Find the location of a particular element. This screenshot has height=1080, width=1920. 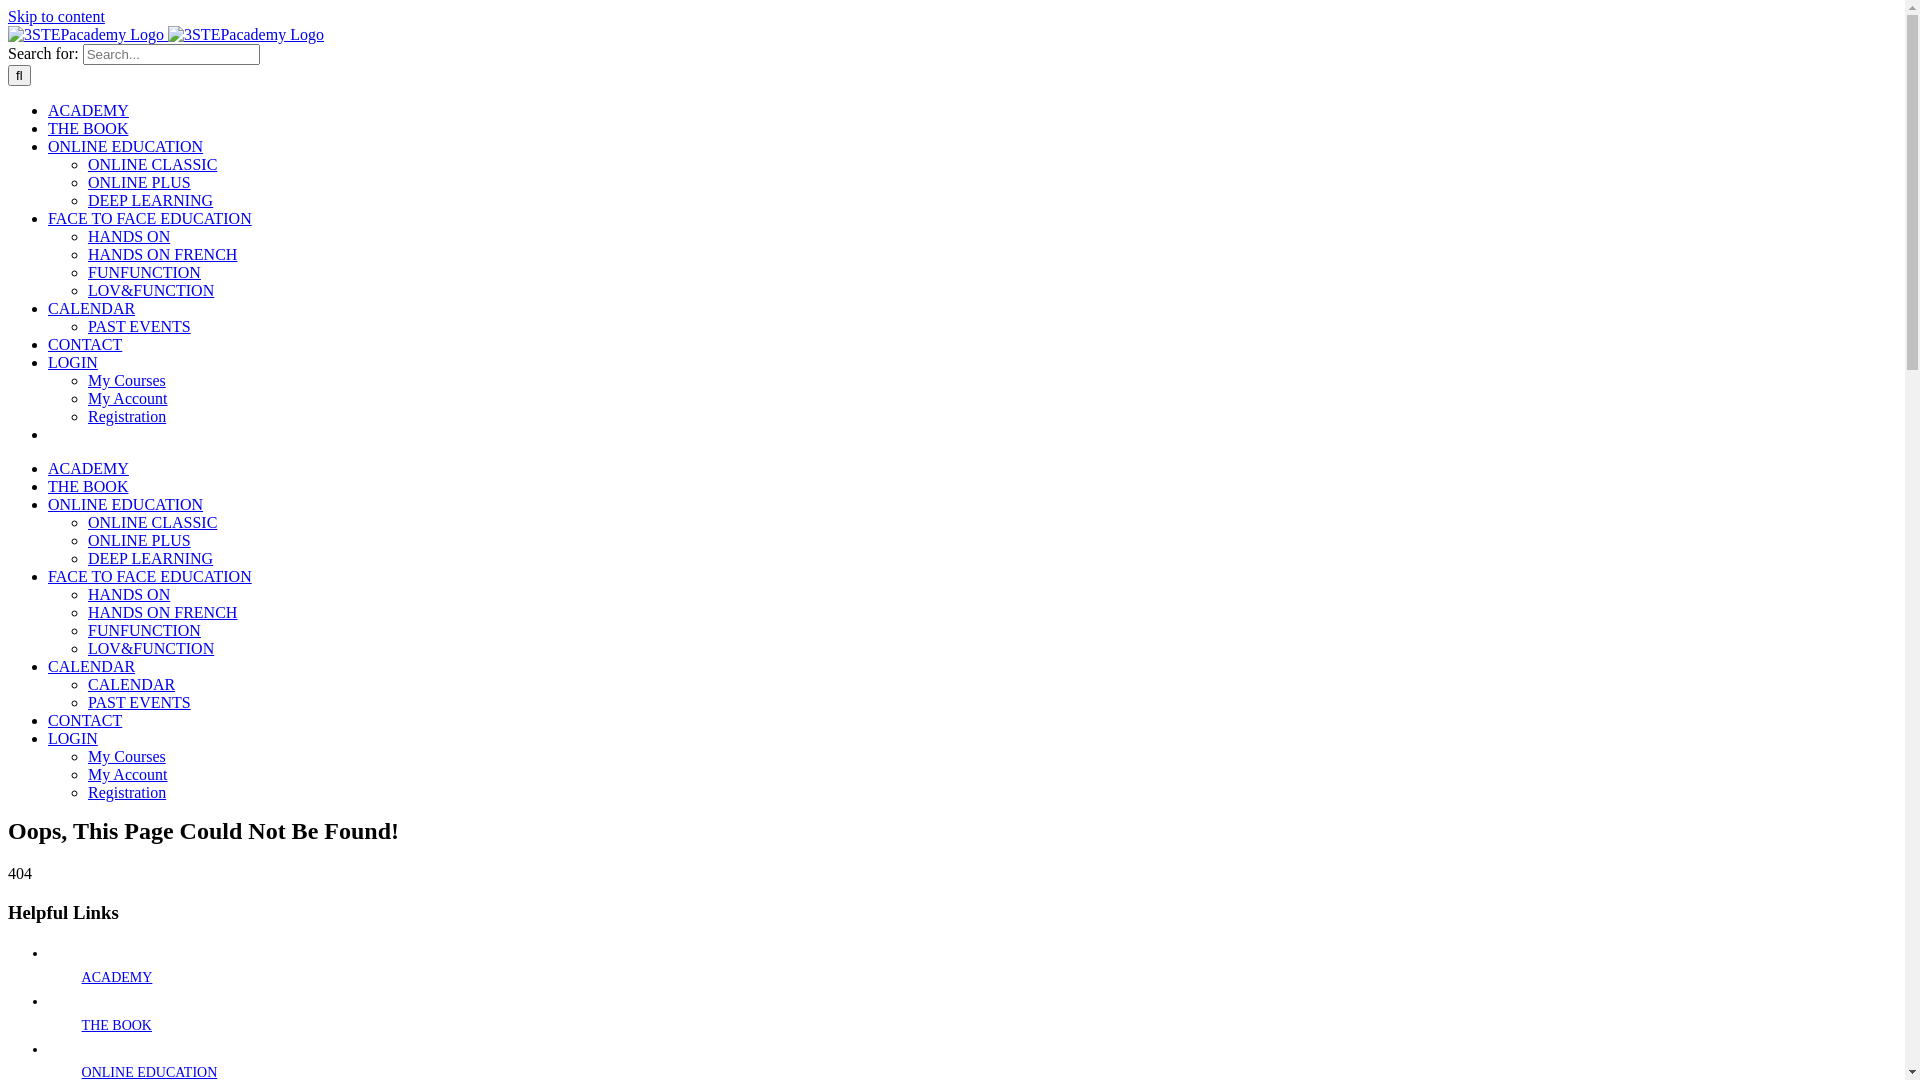

'LOGIN' is located at coordinates (72, 738).